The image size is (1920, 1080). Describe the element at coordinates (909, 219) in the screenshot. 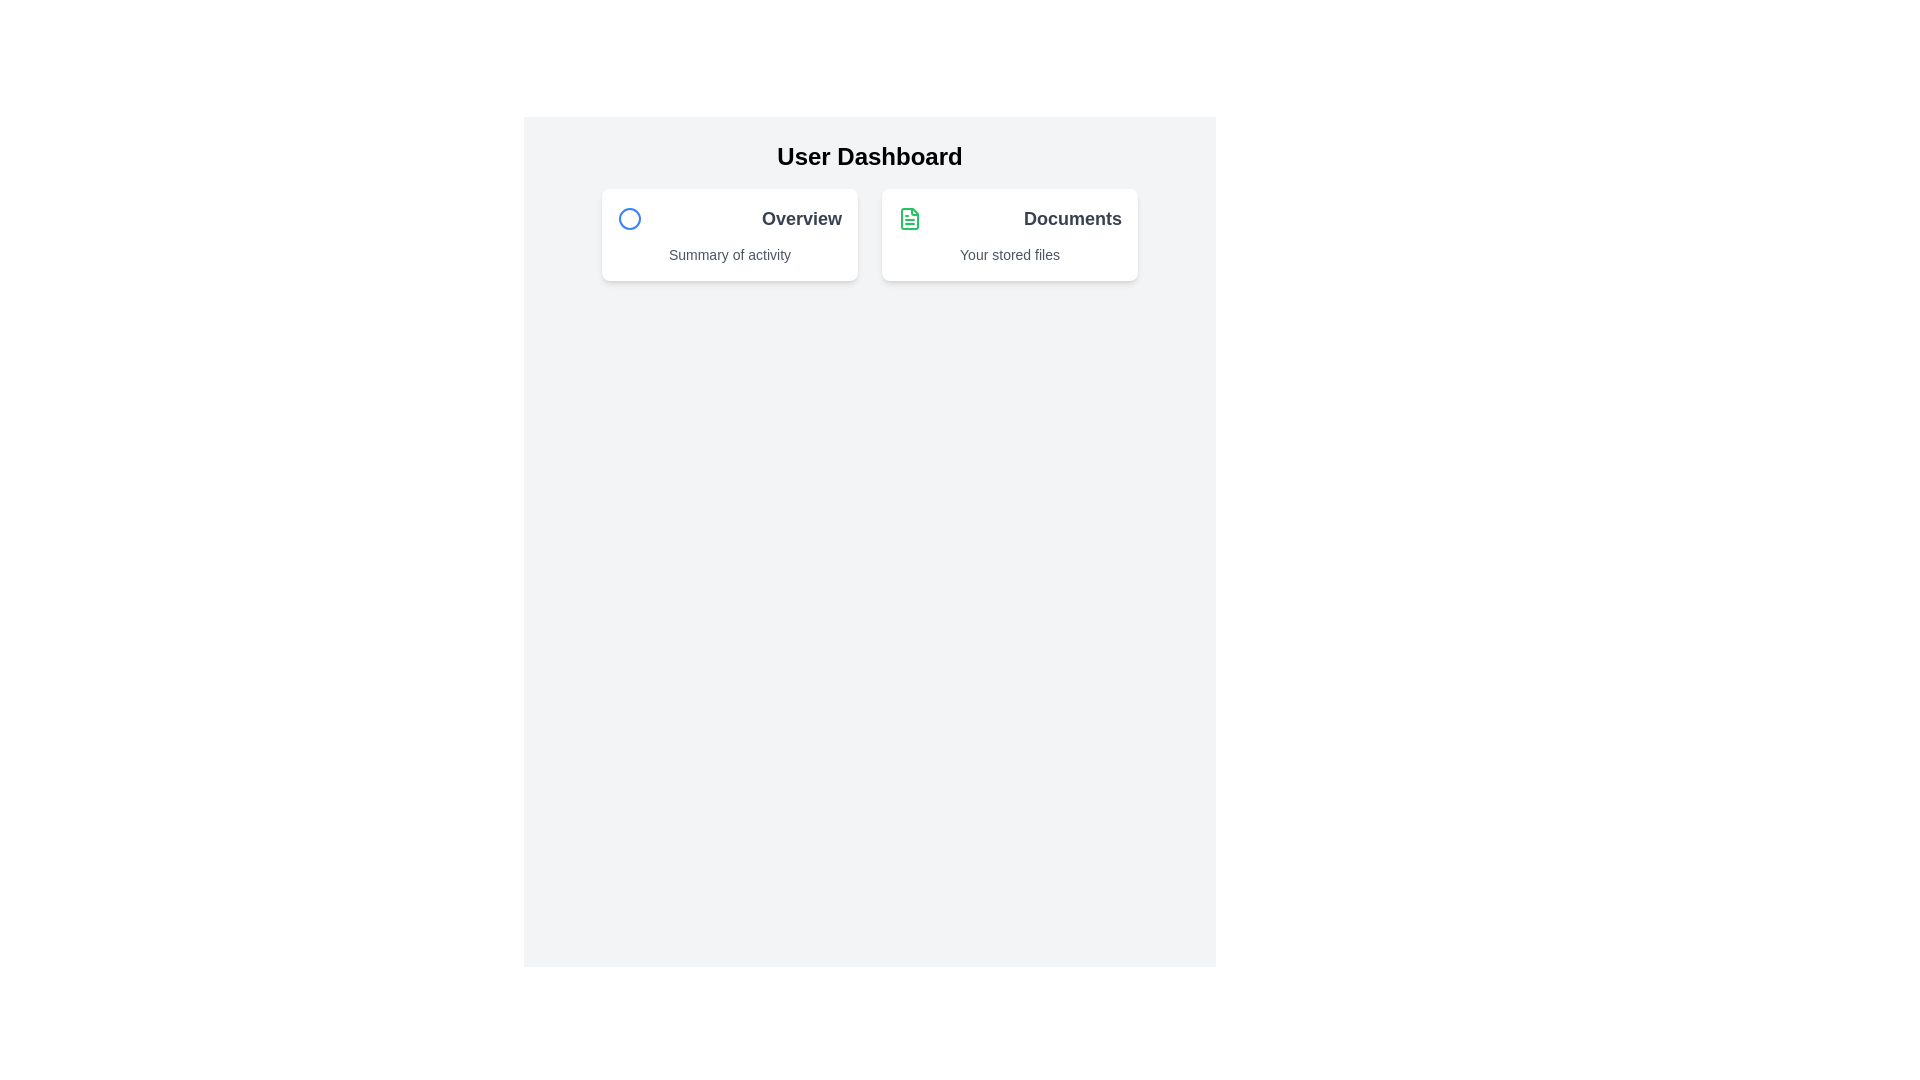

I see `green document icon located to the left of the 'Documents' label in the second card of the dashboard` at that location.